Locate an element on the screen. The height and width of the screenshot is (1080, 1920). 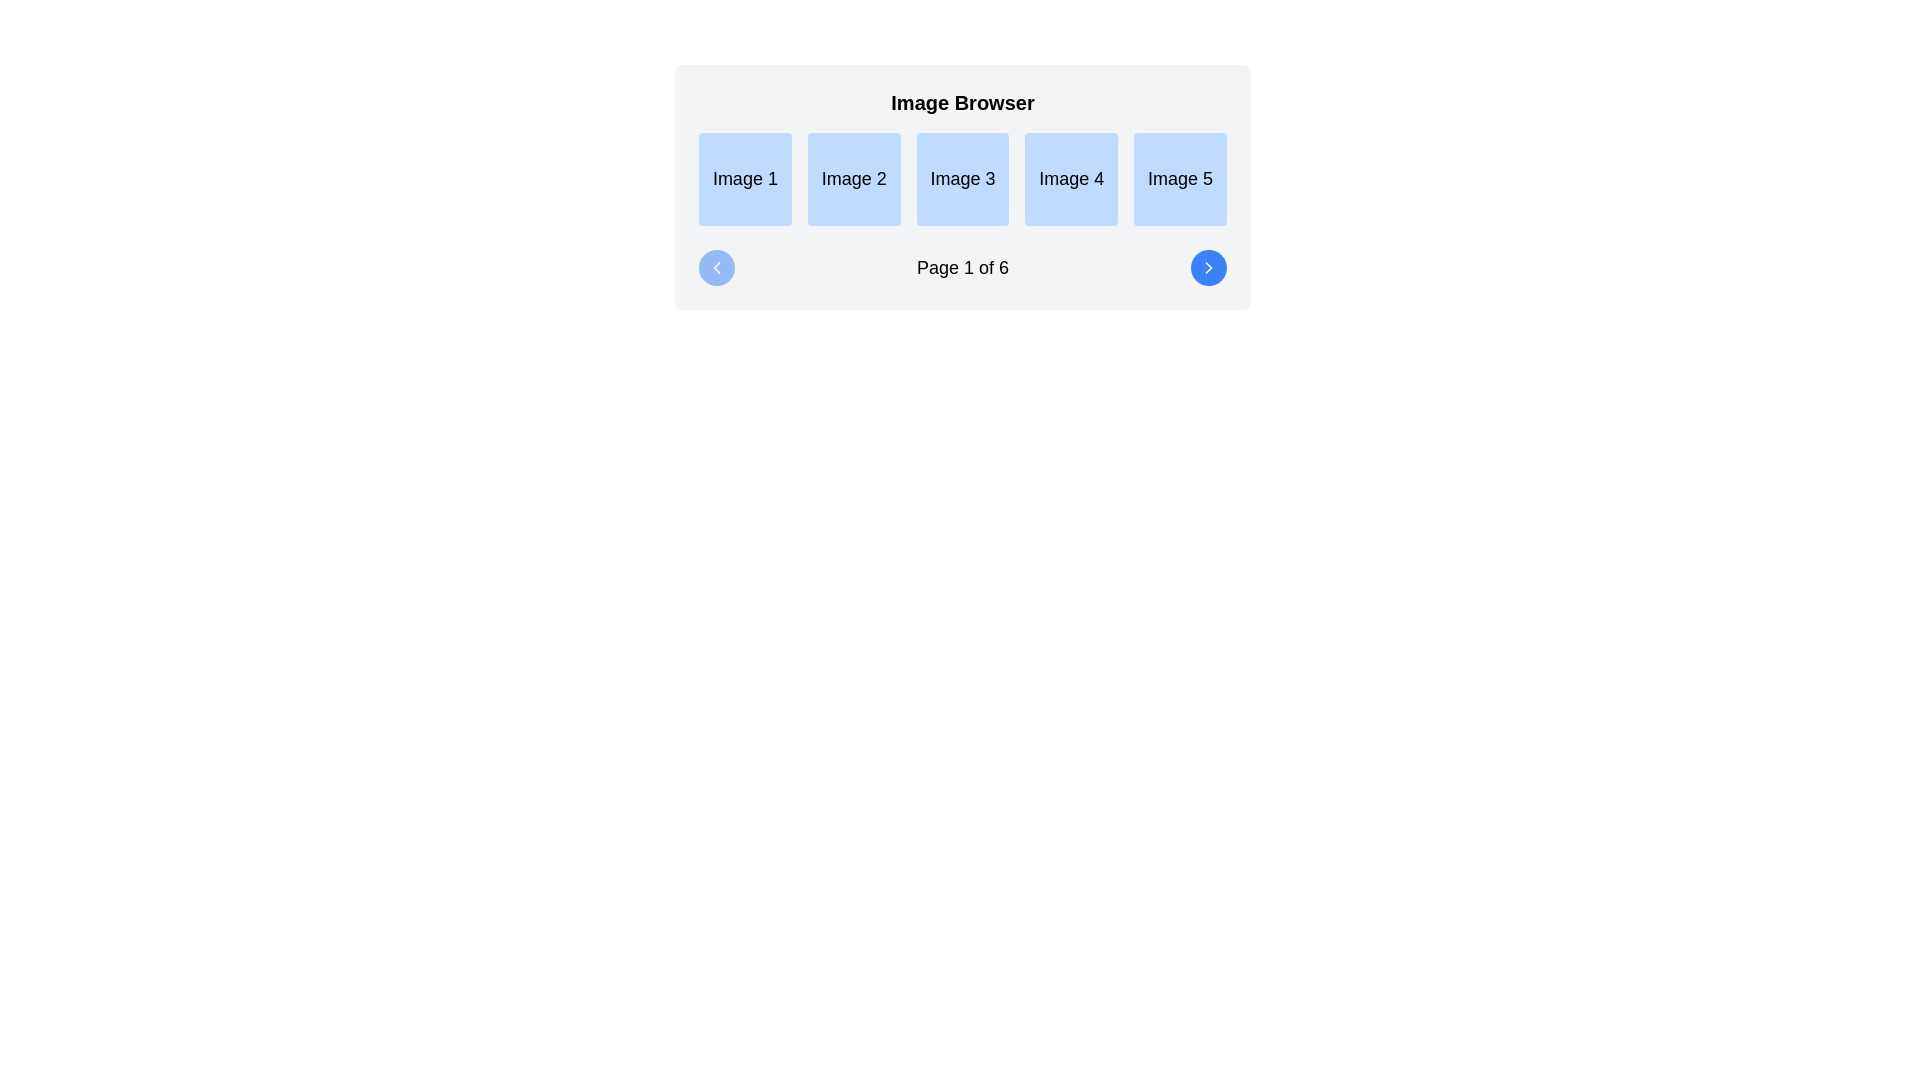
the stylized right-pointing chevron icon located within the rightmost circular button at the bottom of the image browser's interface is located at coordinates (1208, 265).